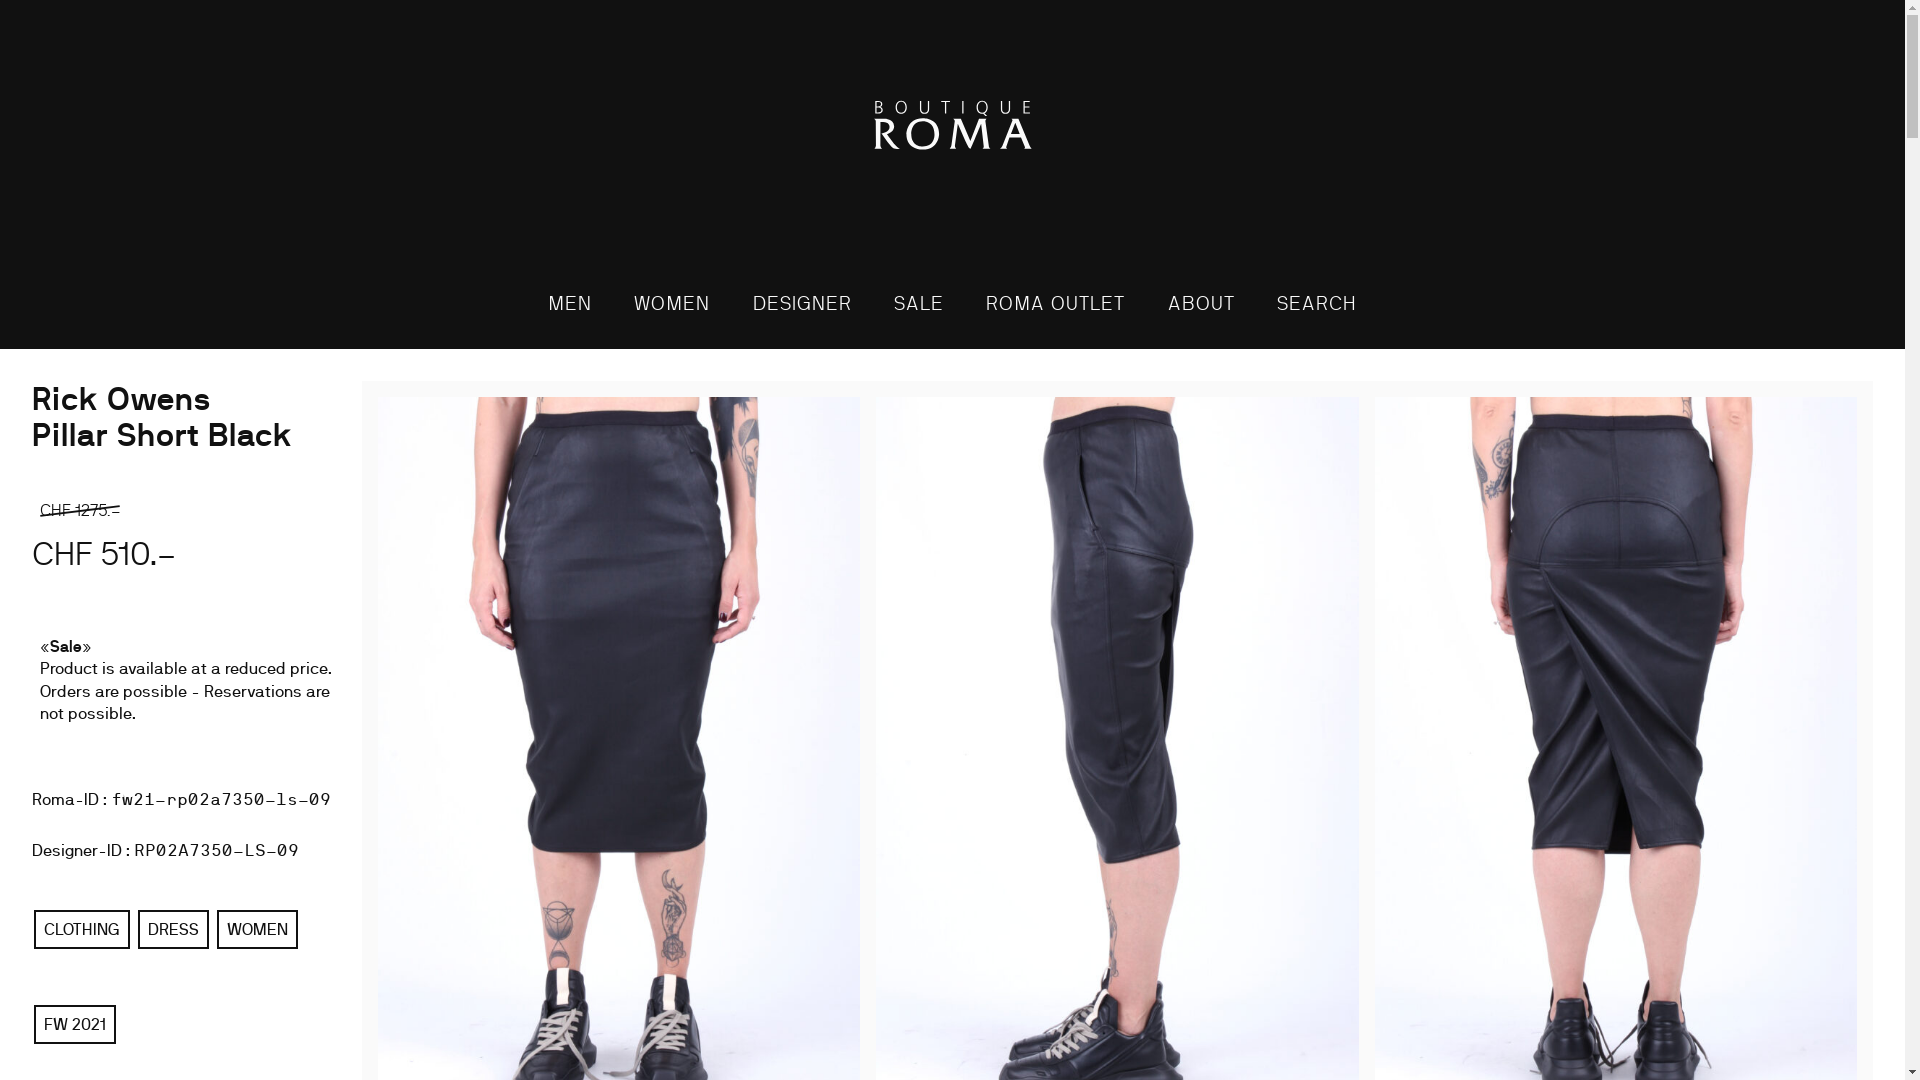 The image size is (1920, 1080). I want to click on 'SEARCH', so click(1316, 303).